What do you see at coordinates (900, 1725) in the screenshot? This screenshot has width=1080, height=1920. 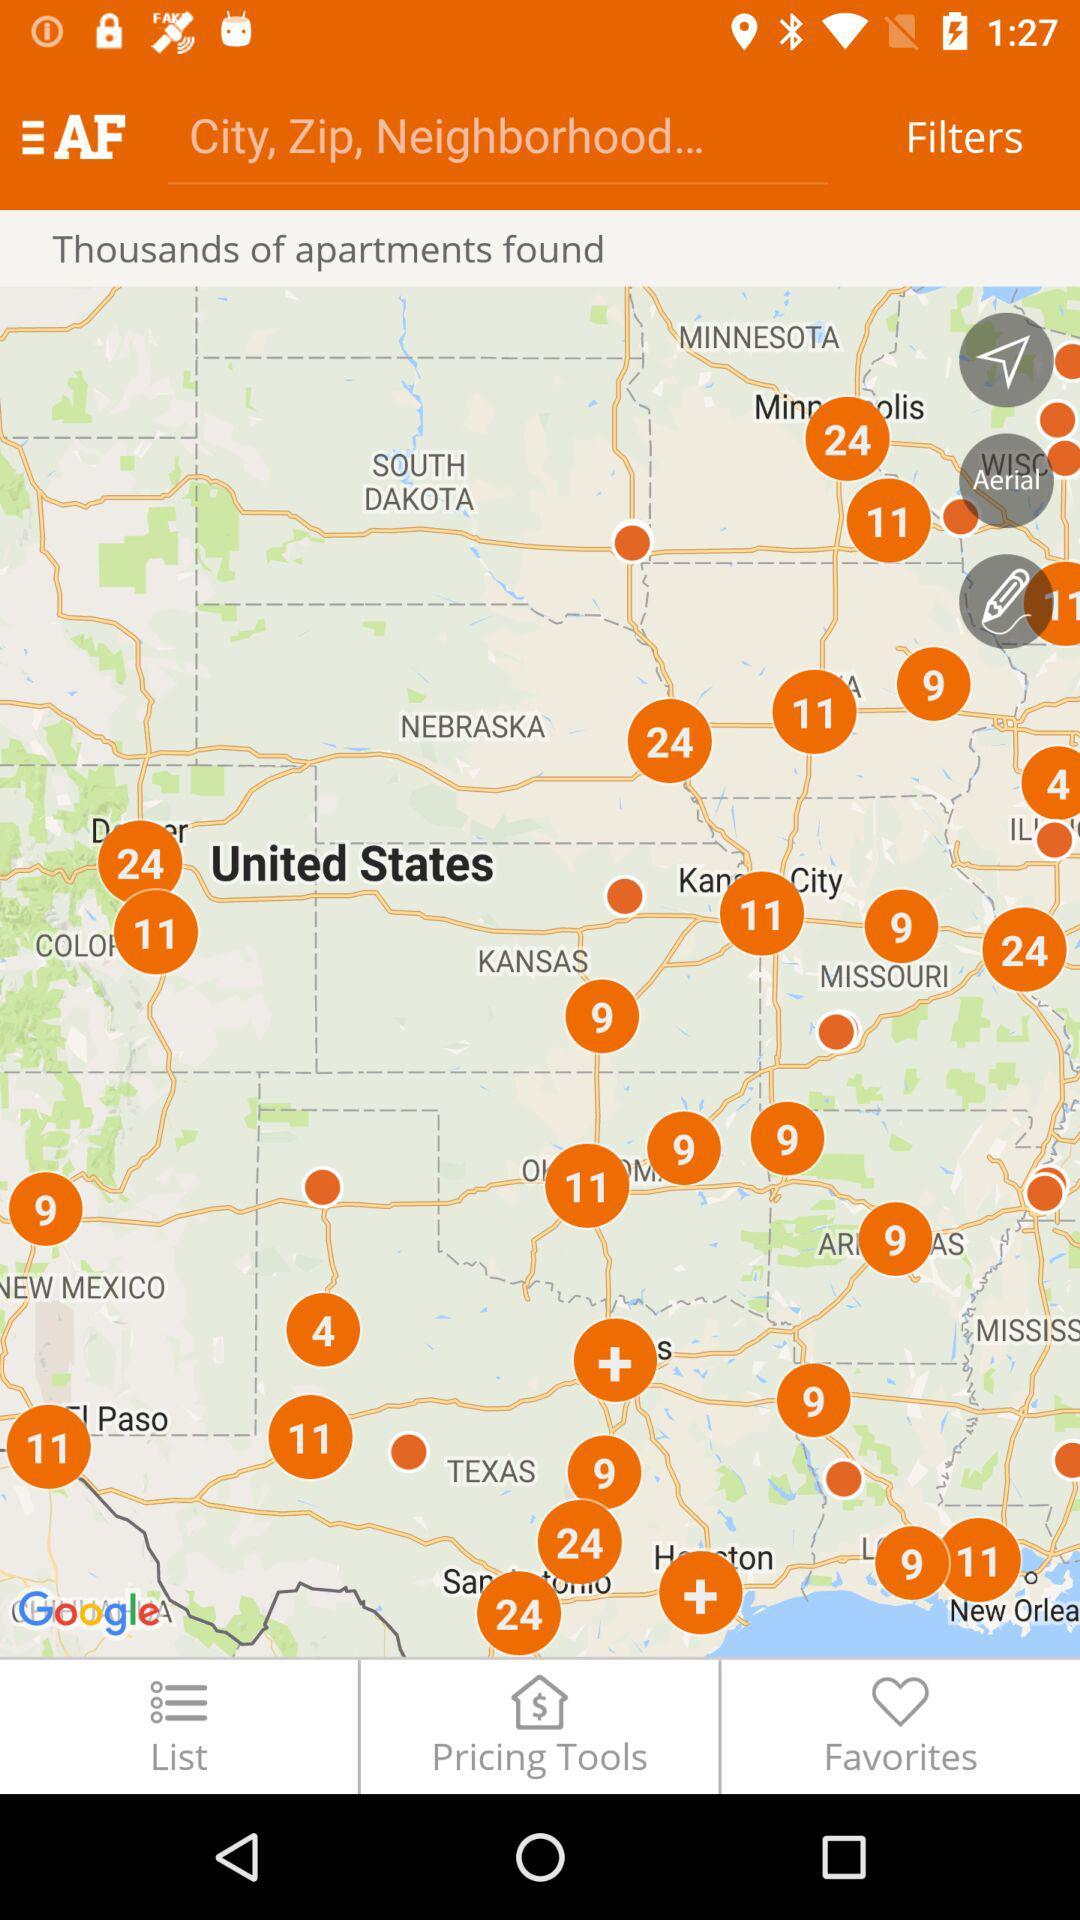 I see `favorites` at bounding box center [900, 1725].